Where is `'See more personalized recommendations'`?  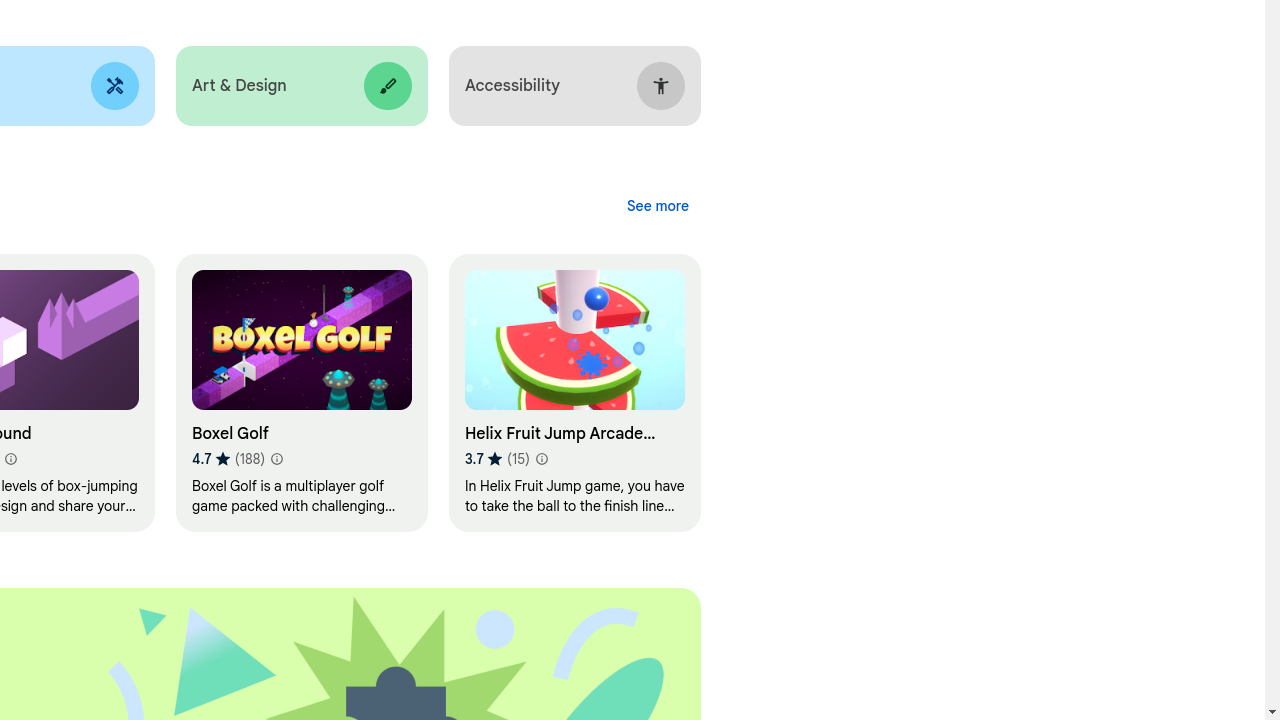
'See more personalized recommendations' is located at coordinates (657, 206).